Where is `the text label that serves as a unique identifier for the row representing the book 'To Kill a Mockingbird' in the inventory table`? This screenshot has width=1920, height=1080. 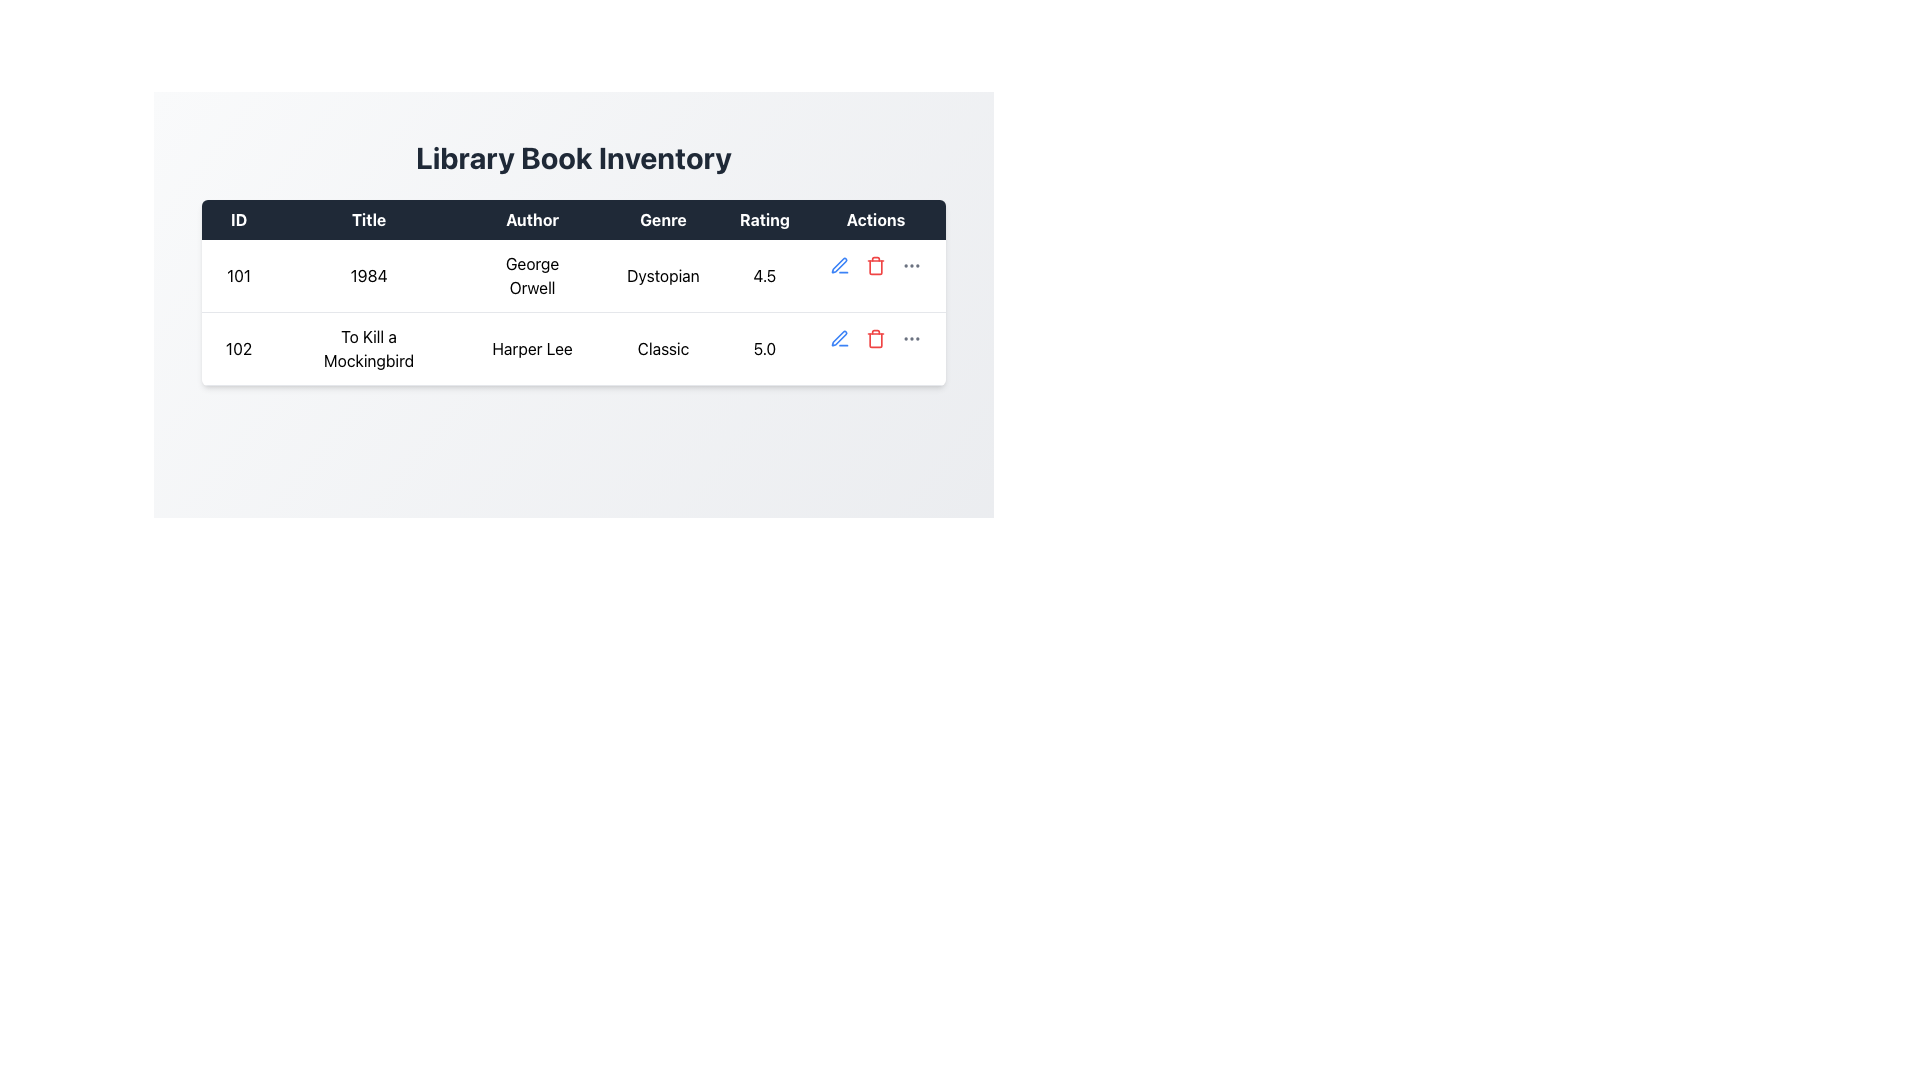
the text label that serves as a unique identifier for the row representing the book 'To Kill a Mockingbird' in the inventory table is located at coordinates (239, 347).